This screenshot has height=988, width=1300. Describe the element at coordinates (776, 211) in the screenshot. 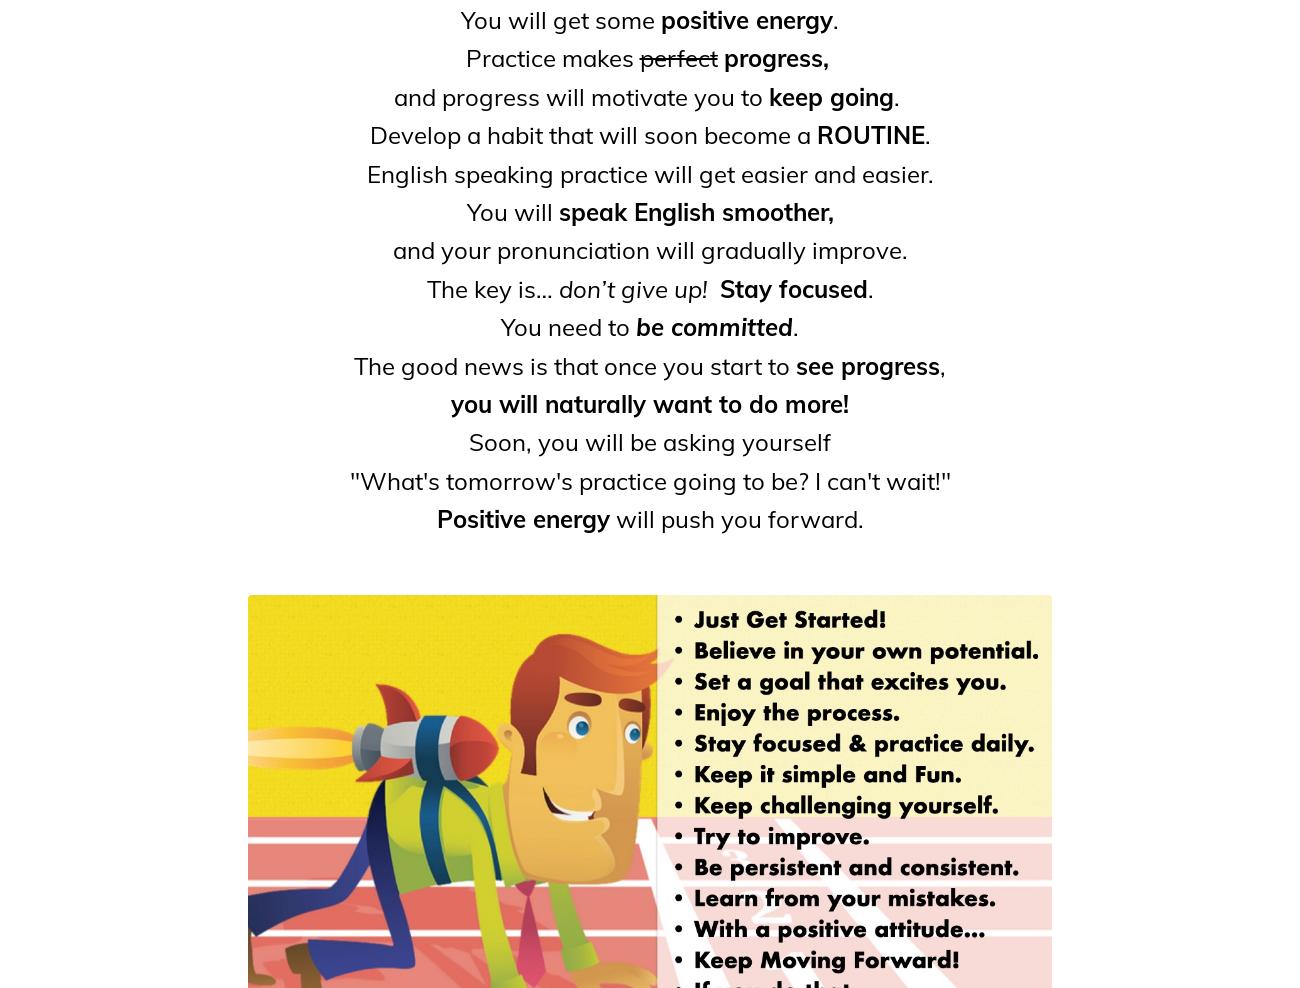

I see `'smoother,'` at that location.